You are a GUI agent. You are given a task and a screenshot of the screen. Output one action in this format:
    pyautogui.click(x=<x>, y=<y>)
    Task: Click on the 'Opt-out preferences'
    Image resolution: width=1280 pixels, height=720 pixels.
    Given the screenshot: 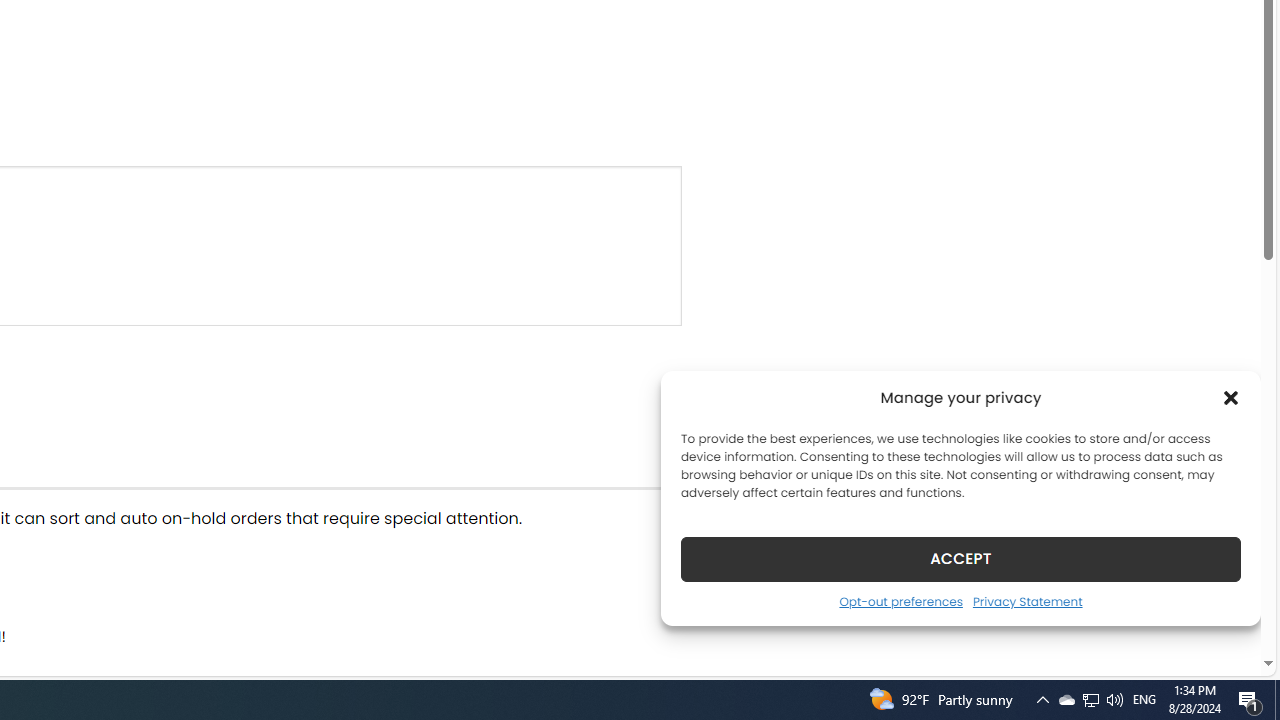 What is the action you would take?
    pyautogui.click(x=899, y=600)
    